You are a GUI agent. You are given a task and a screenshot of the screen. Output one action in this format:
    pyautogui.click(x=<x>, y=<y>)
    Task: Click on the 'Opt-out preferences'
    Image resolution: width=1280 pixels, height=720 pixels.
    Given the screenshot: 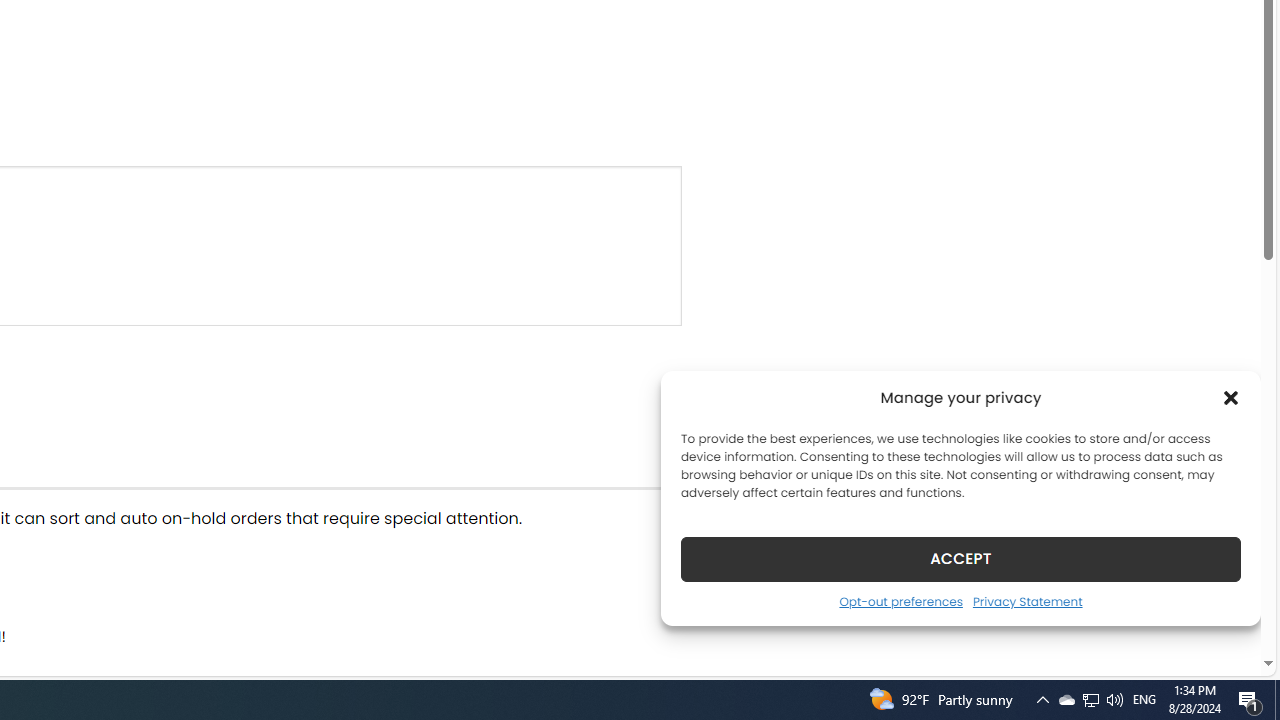 What is the action you would take?
    pyautogui.click(x=899, y=600)
    